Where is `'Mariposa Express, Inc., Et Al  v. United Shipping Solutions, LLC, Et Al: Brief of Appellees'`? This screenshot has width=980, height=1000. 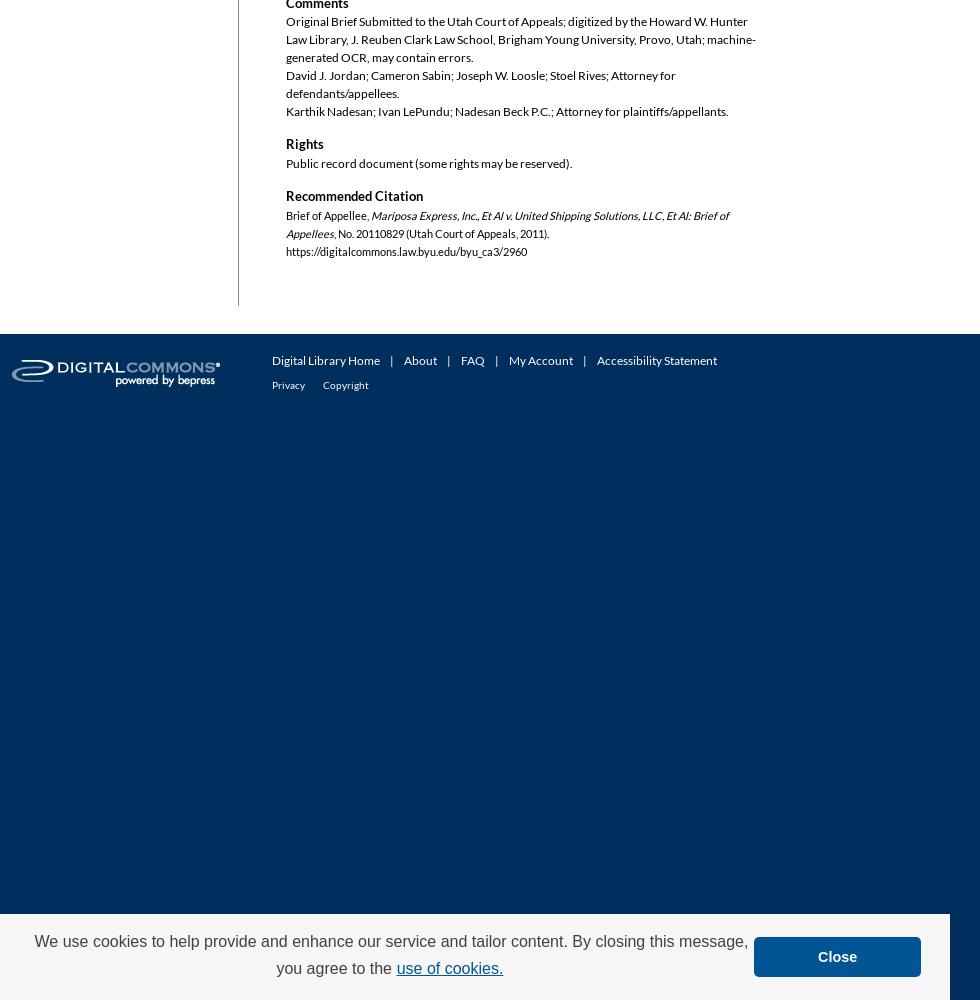 'Mariposa Express, Inc., Et Al  v. United Shipping Solutions, LLC, Et Al: Brief of Appellees' is located at coordinates (507, 222).